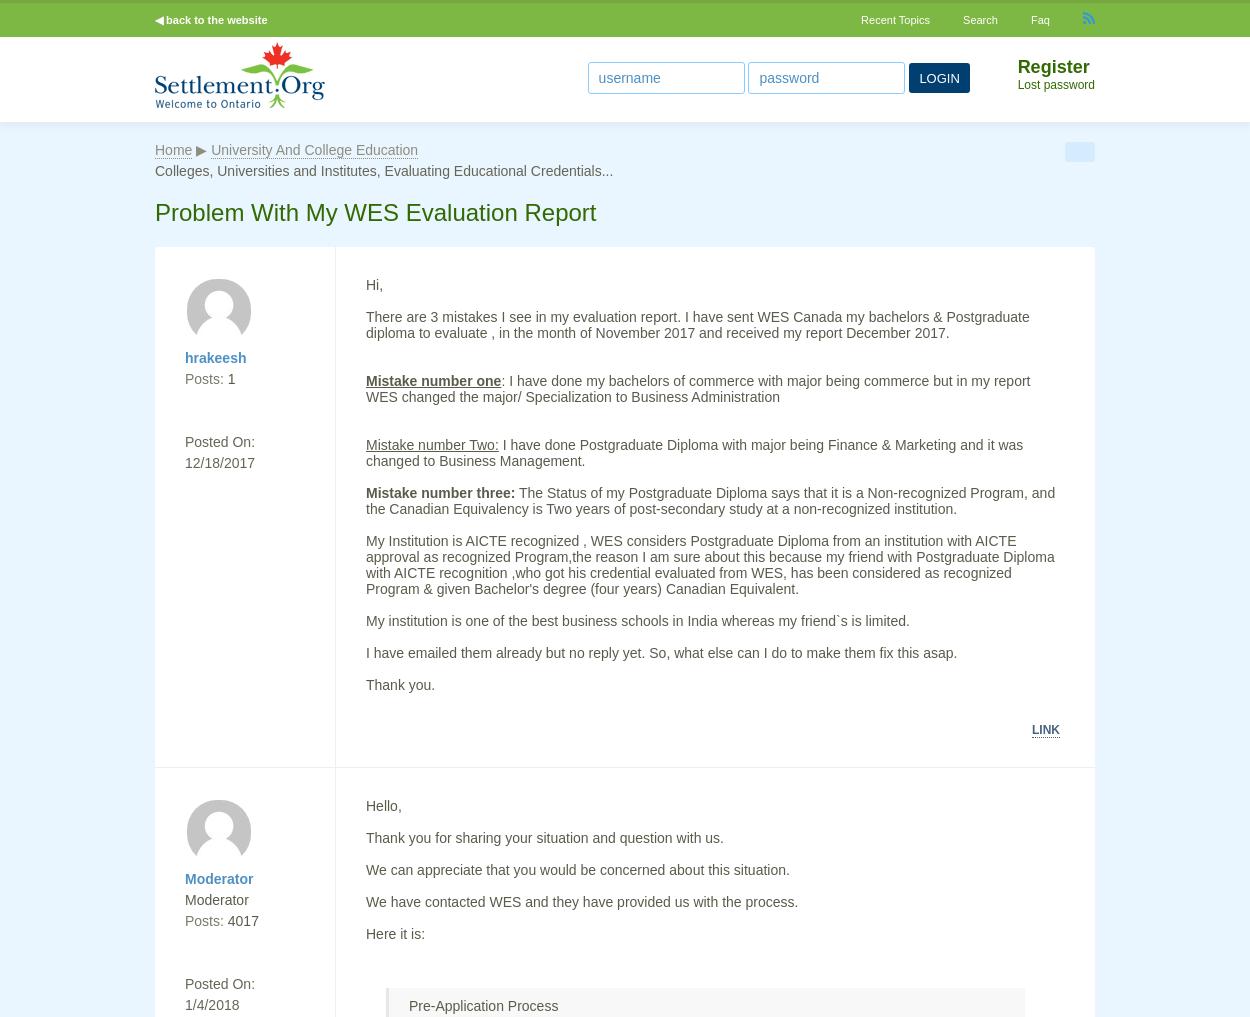 The height and width of the screenshot is (1017, 1250). I want to click on 'Pre-Application Process', so click(482, 1006).